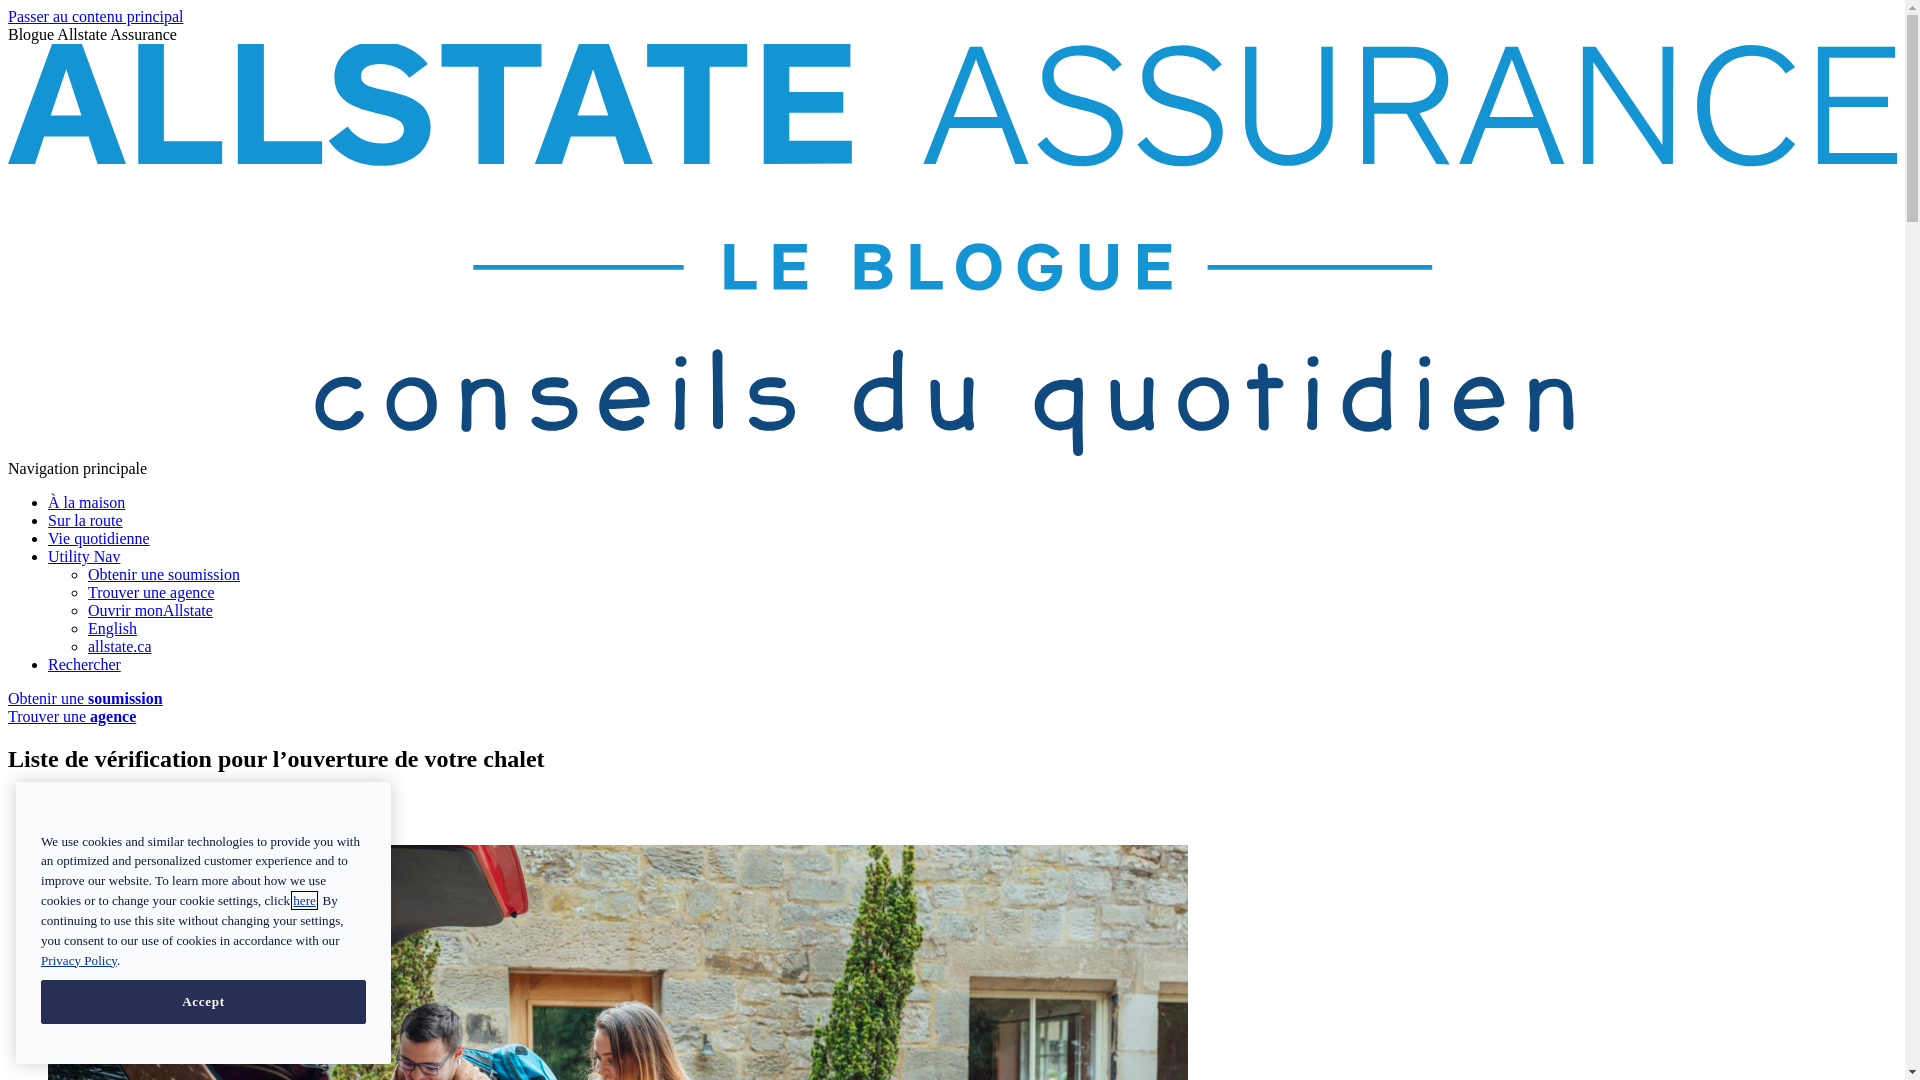 This screenshot has height=1080, width=1920. What do you see at coordinates (8, 16) in the screenshot?
I see `'Passer au contenu principal'` at bounding box center [8, 16].